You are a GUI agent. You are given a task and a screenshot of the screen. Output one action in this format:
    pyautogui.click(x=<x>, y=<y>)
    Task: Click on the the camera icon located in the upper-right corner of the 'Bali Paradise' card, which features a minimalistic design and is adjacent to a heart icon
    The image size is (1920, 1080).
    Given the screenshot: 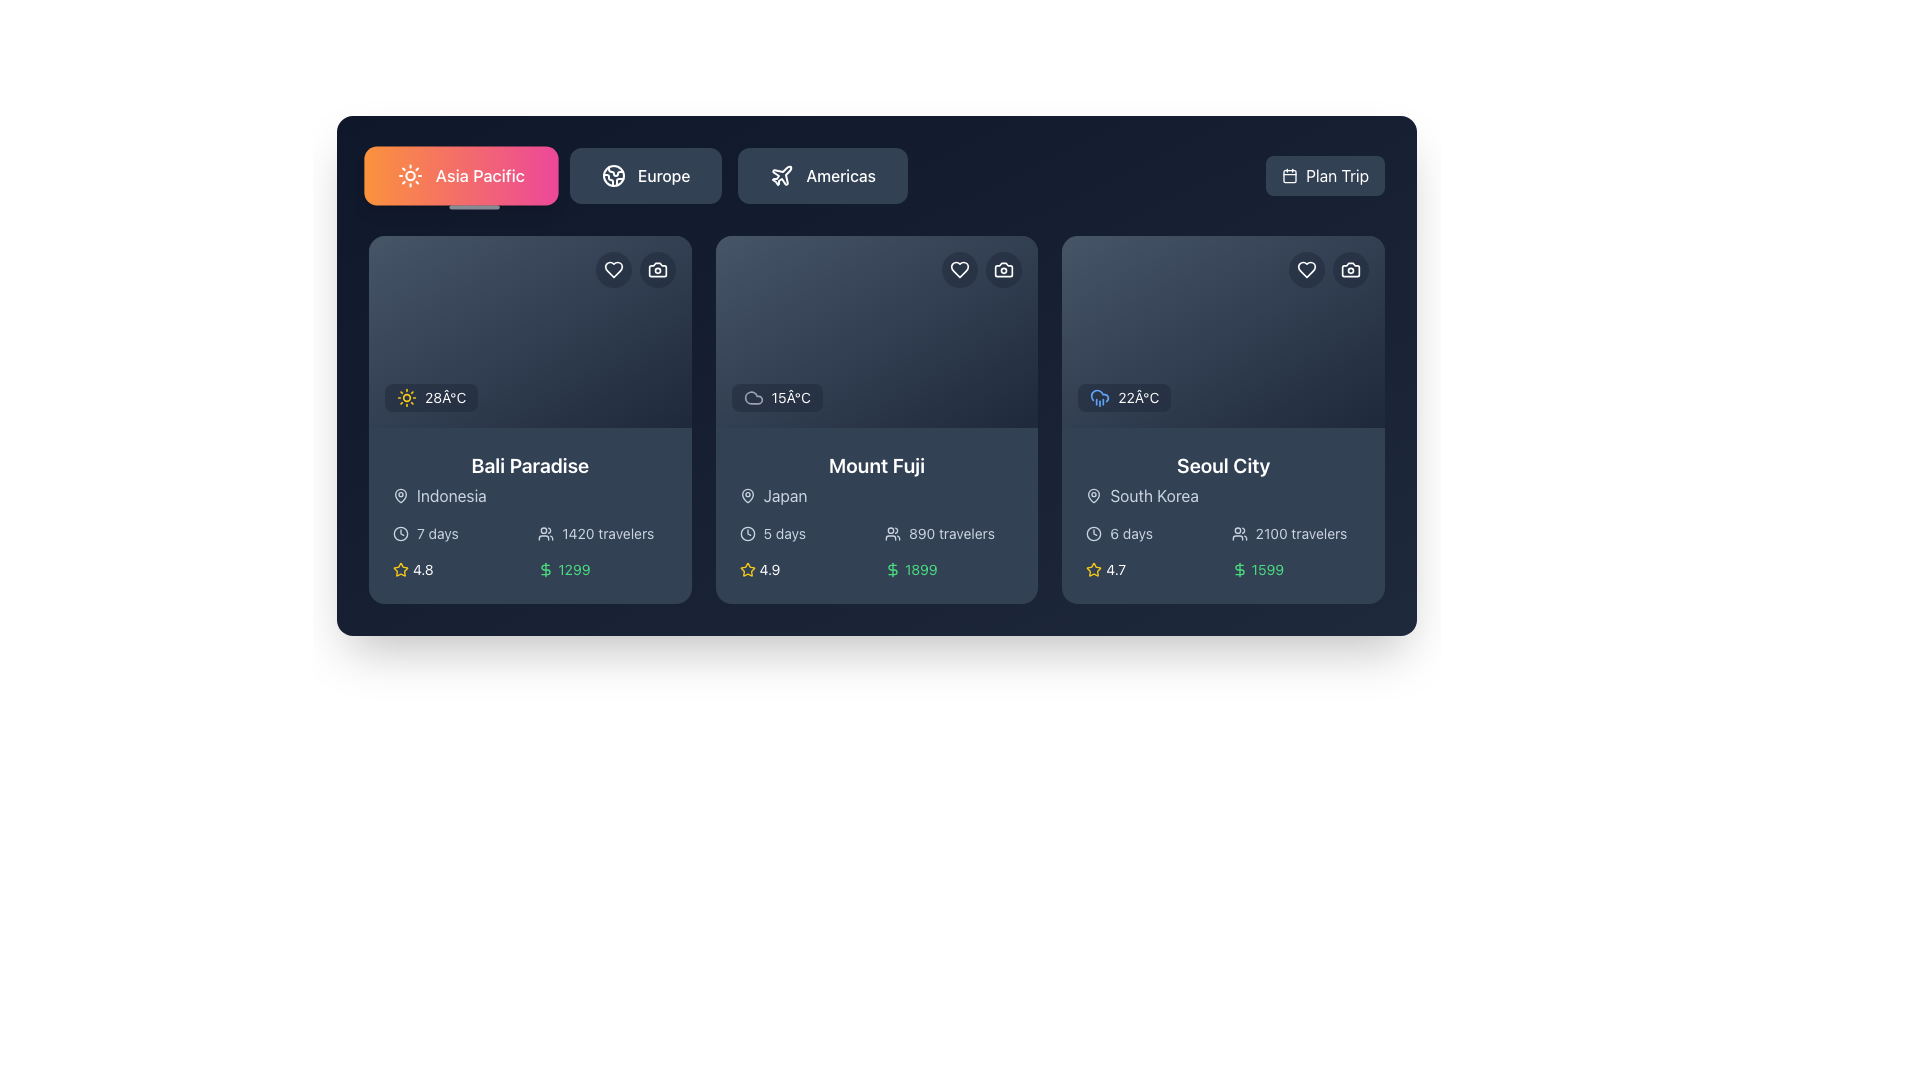 What is the action you would take?
    pyautogui.click(x=657, y=270)
    